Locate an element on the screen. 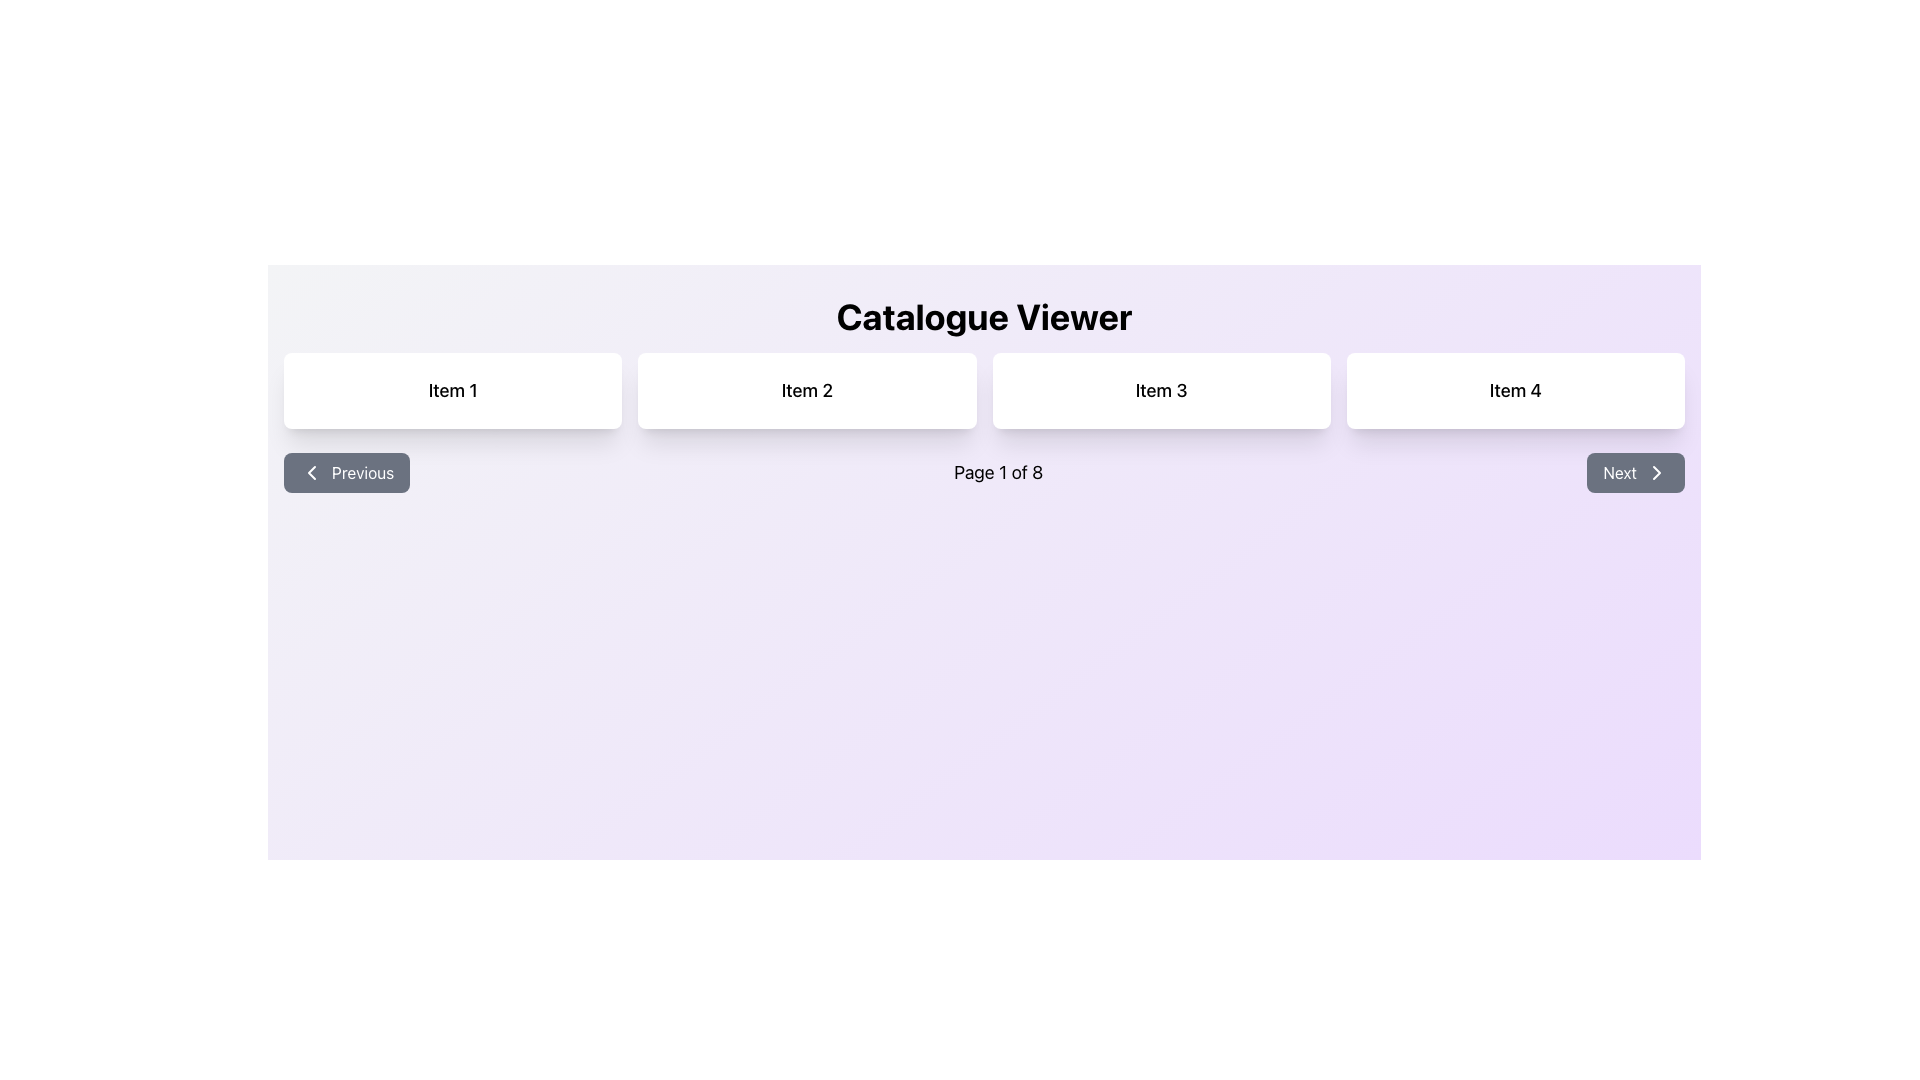 This screenshot has width=1920, height=1080. the right-facing chevron icon inside the 'Next' button is located at coordinates (1656, 473).